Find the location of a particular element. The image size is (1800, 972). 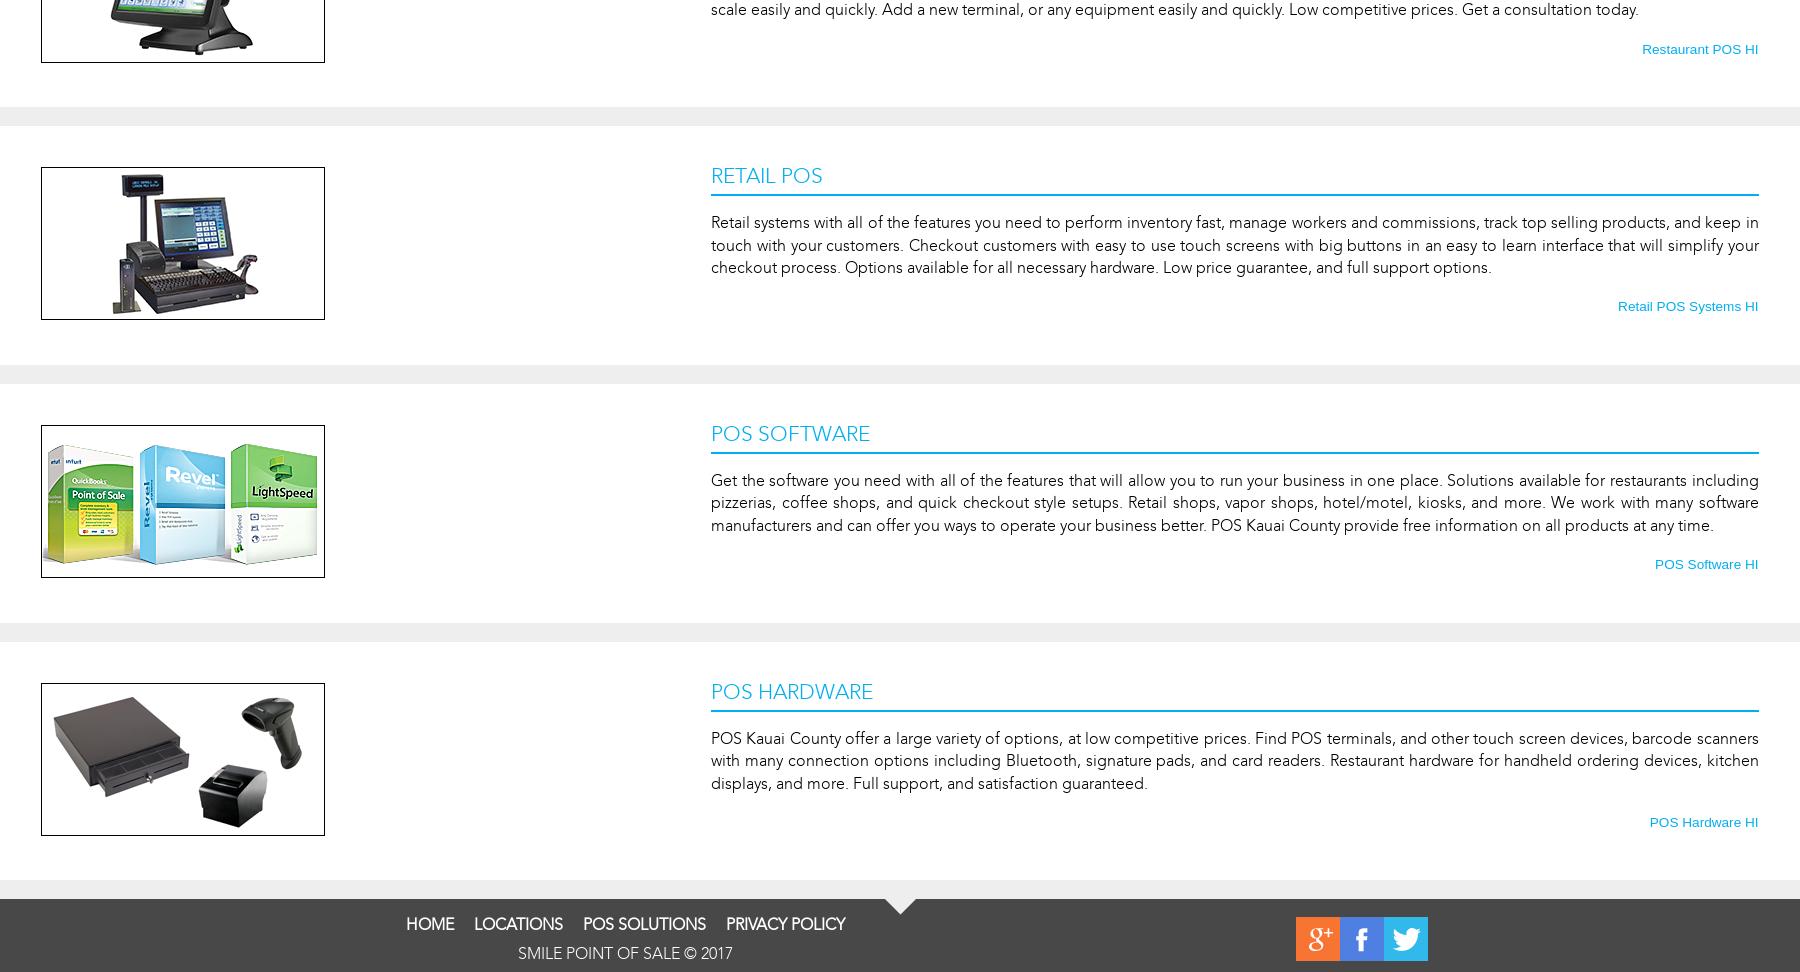

'Retail systems with all of the features you need to perform inventory fast, manage workers and commissions, track top selling products, and keep in touch with your customers. Checkout customers with easy to use touch screens with big buttons in an easy to learn interface that will simplify your checkout process. Options available for all necessary hardware. Low price guarantee, and full support options.' is located at coordinates (1233, 245).